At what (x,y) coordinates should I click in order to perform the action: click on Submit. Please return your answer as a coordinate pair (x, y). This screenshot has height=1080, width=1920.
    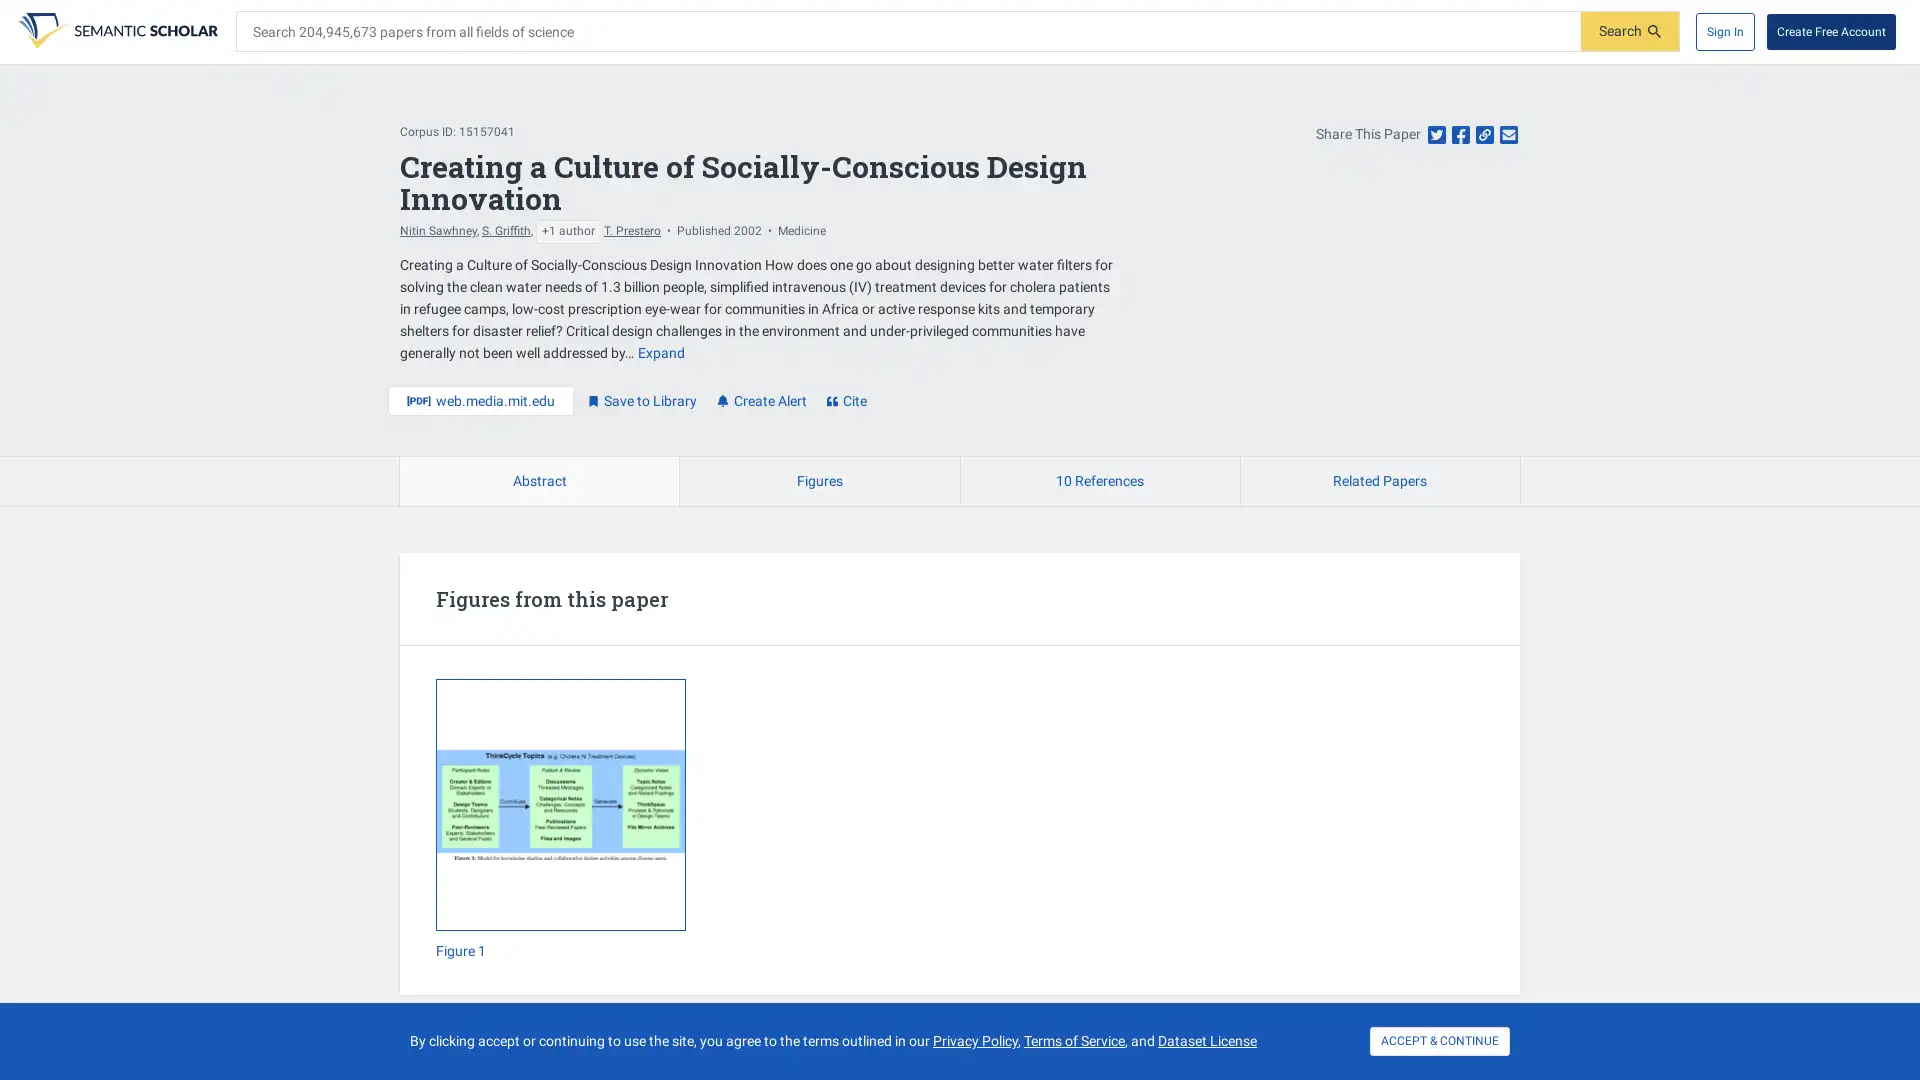
    Looking at the image, I should click on (1630, 31).